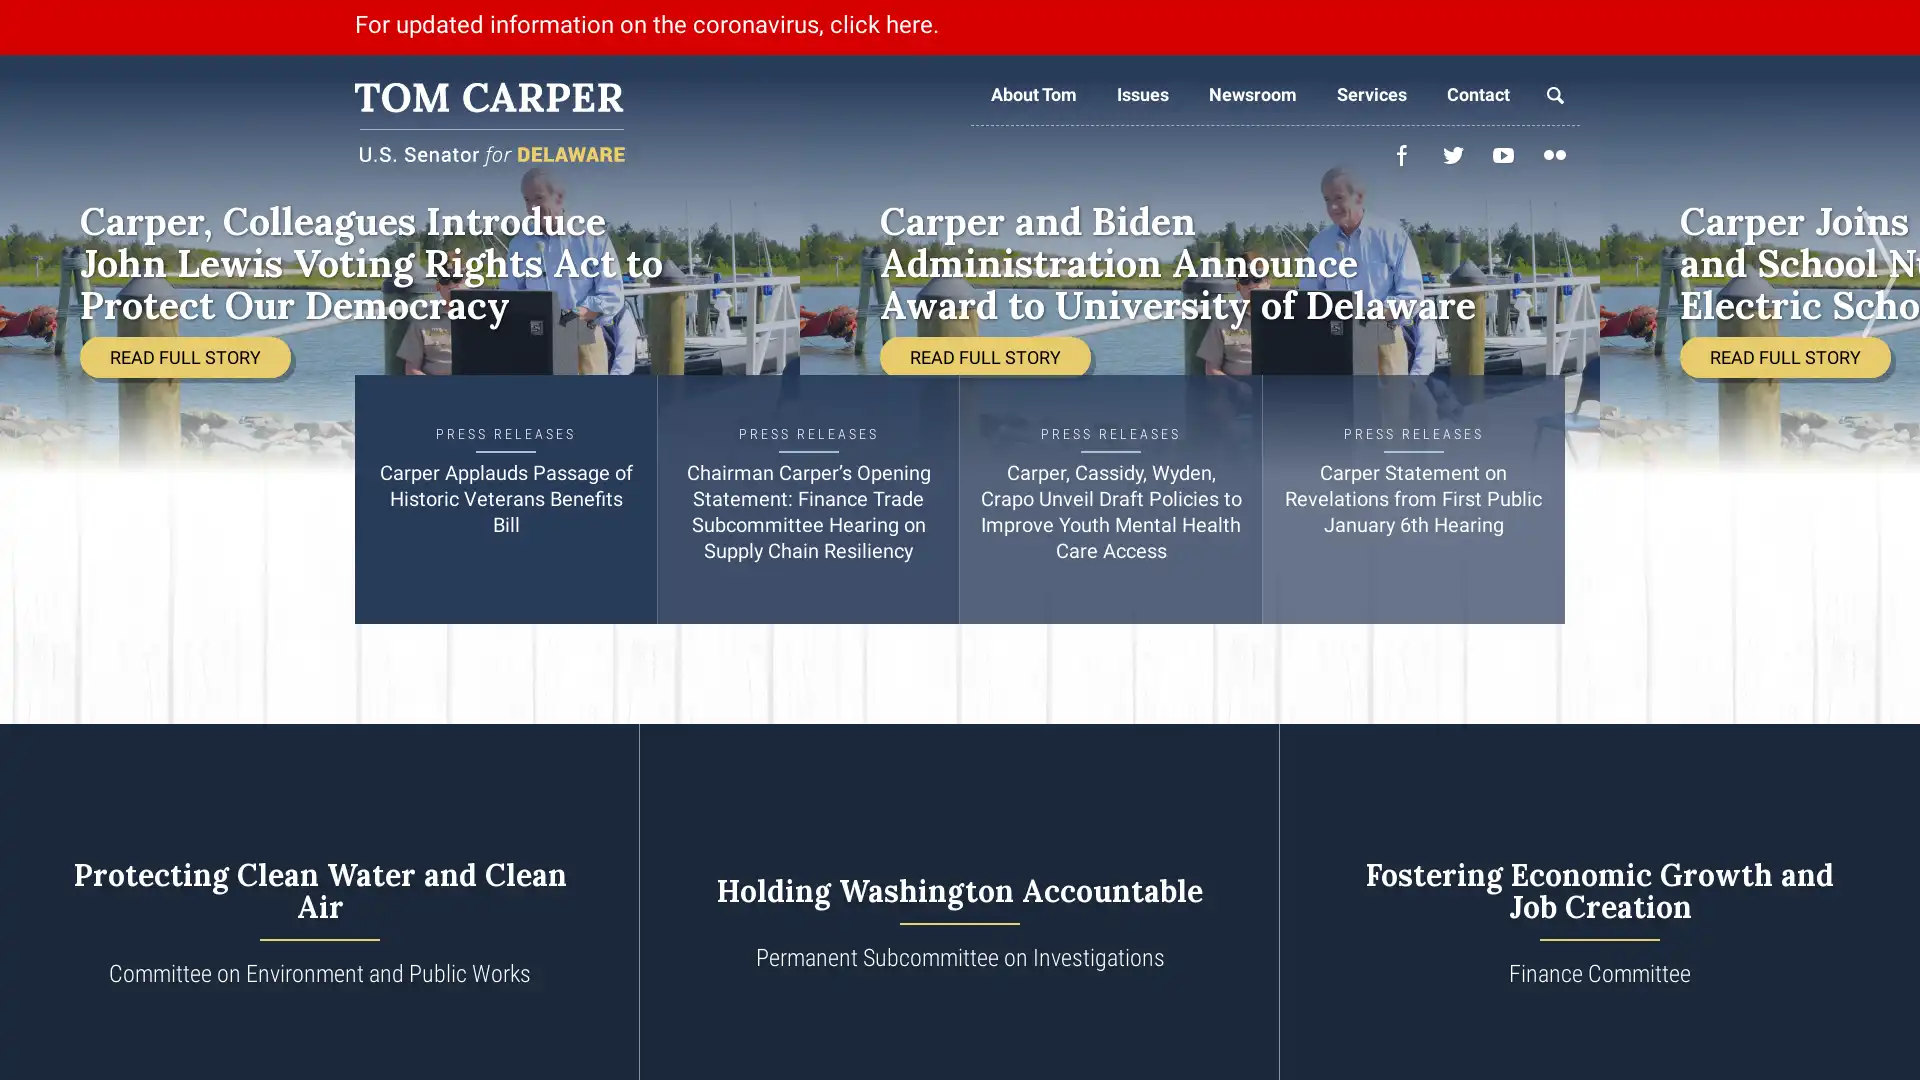 The width and height of the screenshot is (1920, 1080). Describe the element at coordinates (1554, 95) in the screenshot. I see `Search` at that location.